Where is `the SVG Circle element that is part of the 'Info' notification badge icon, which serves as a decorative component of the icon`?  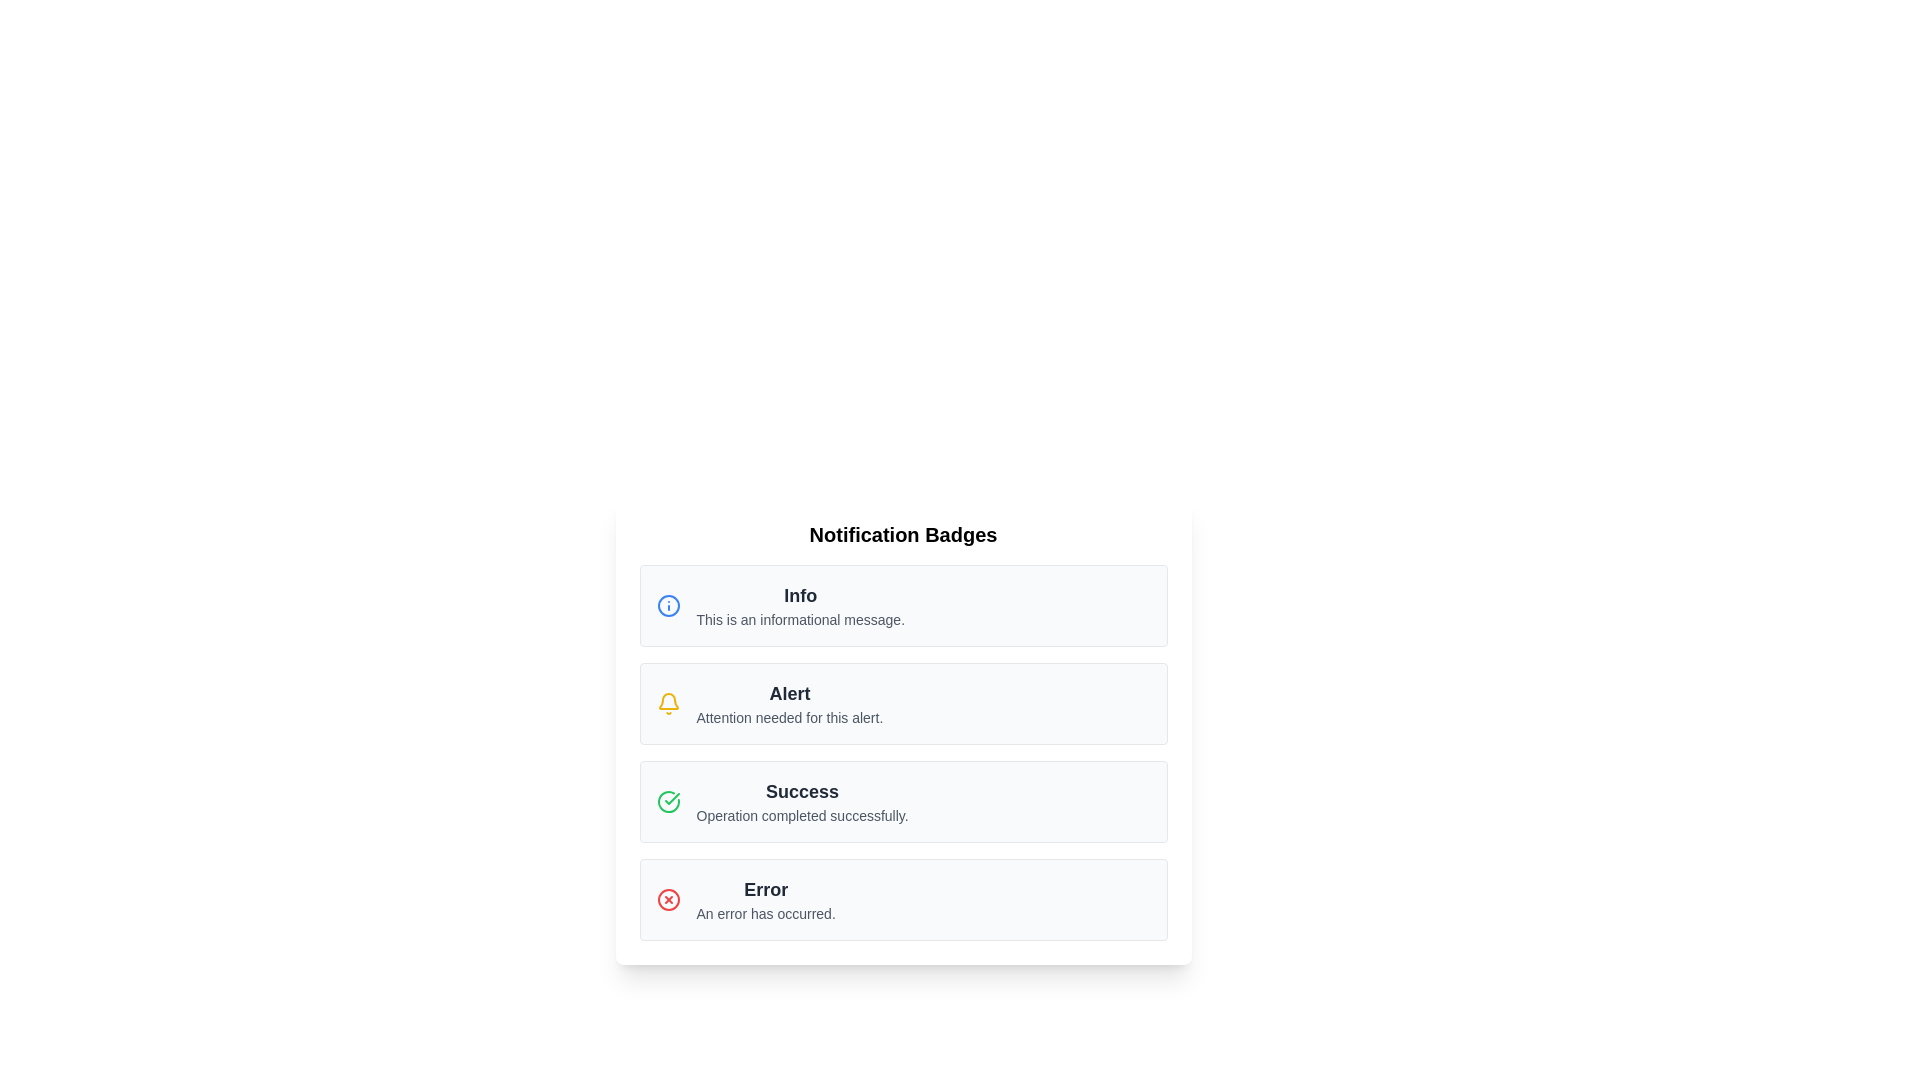 the SVG Circle element that is part of the 'Info' notification badge icon, which serves as a decorative component of the icon is located at coordinates (668, 604).